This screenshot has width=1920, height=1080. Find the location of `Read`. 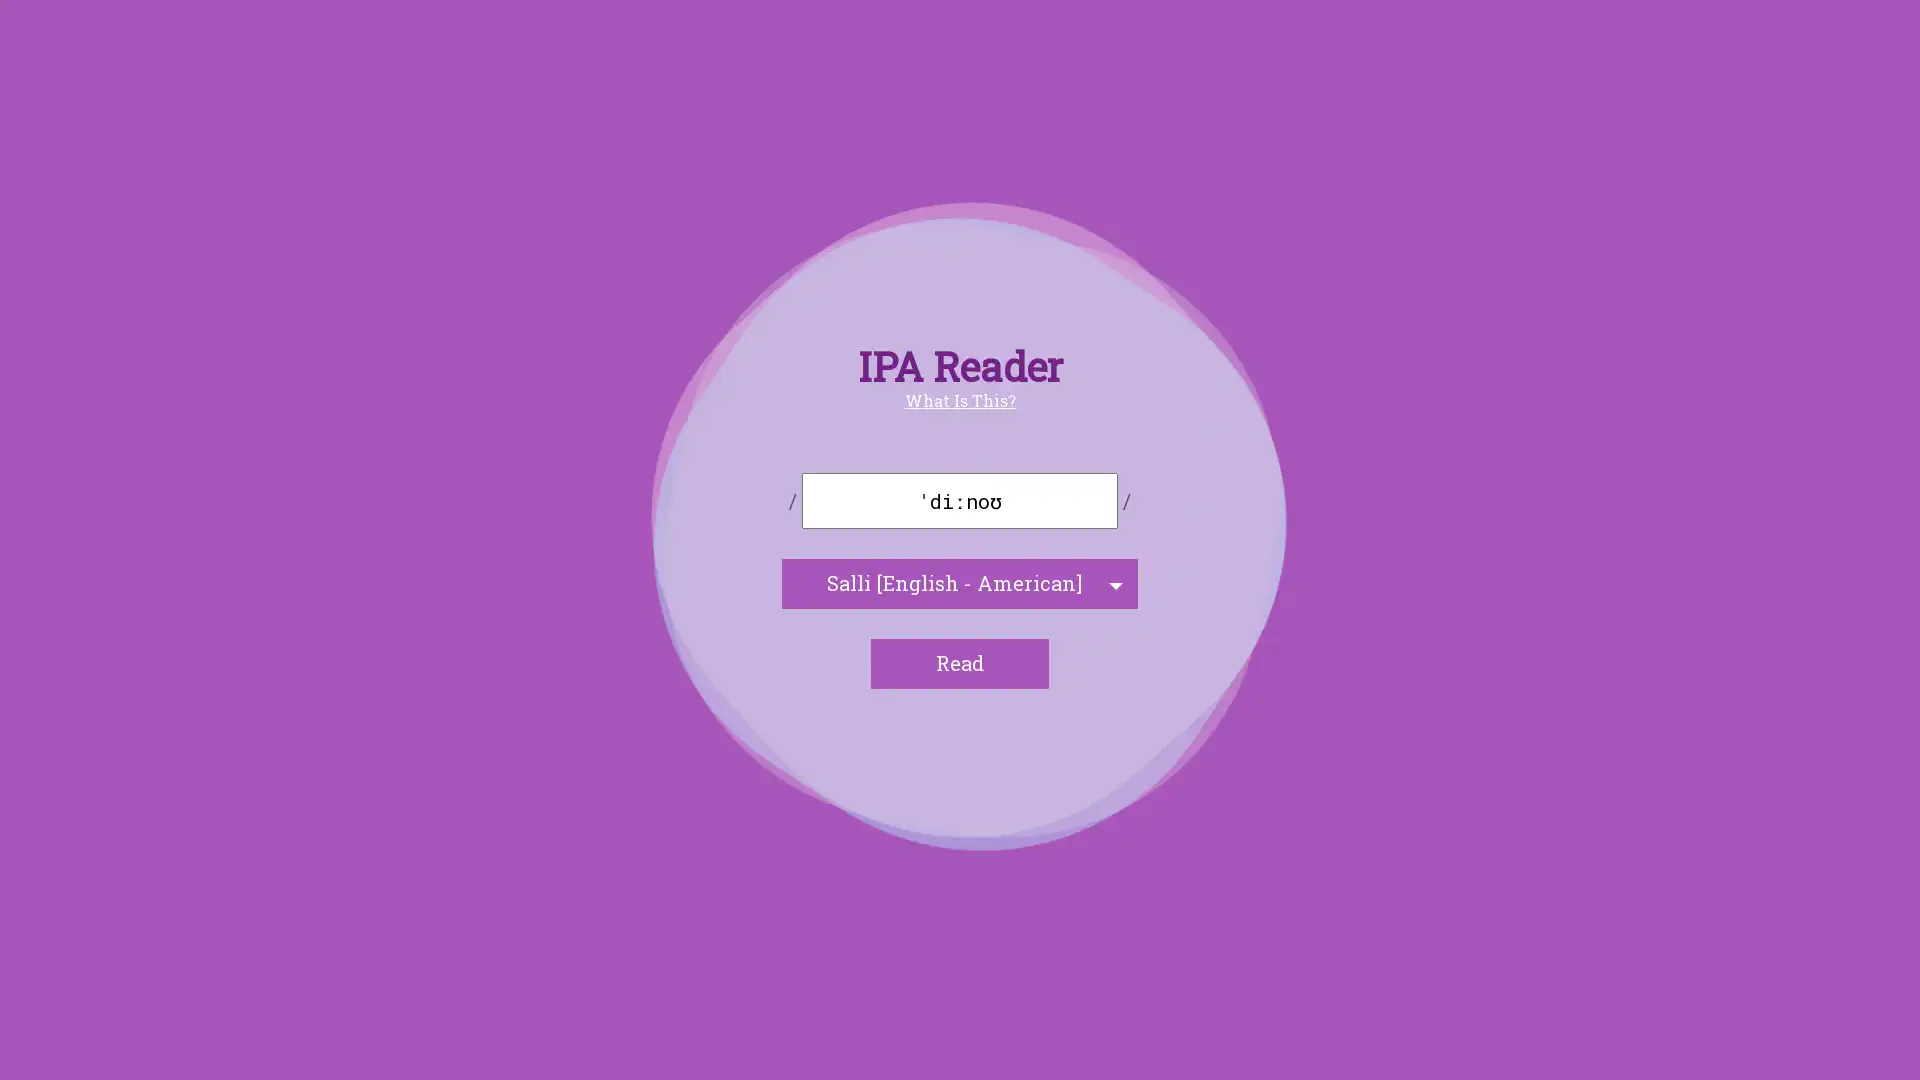

Read is located at coordinates (960, 663).